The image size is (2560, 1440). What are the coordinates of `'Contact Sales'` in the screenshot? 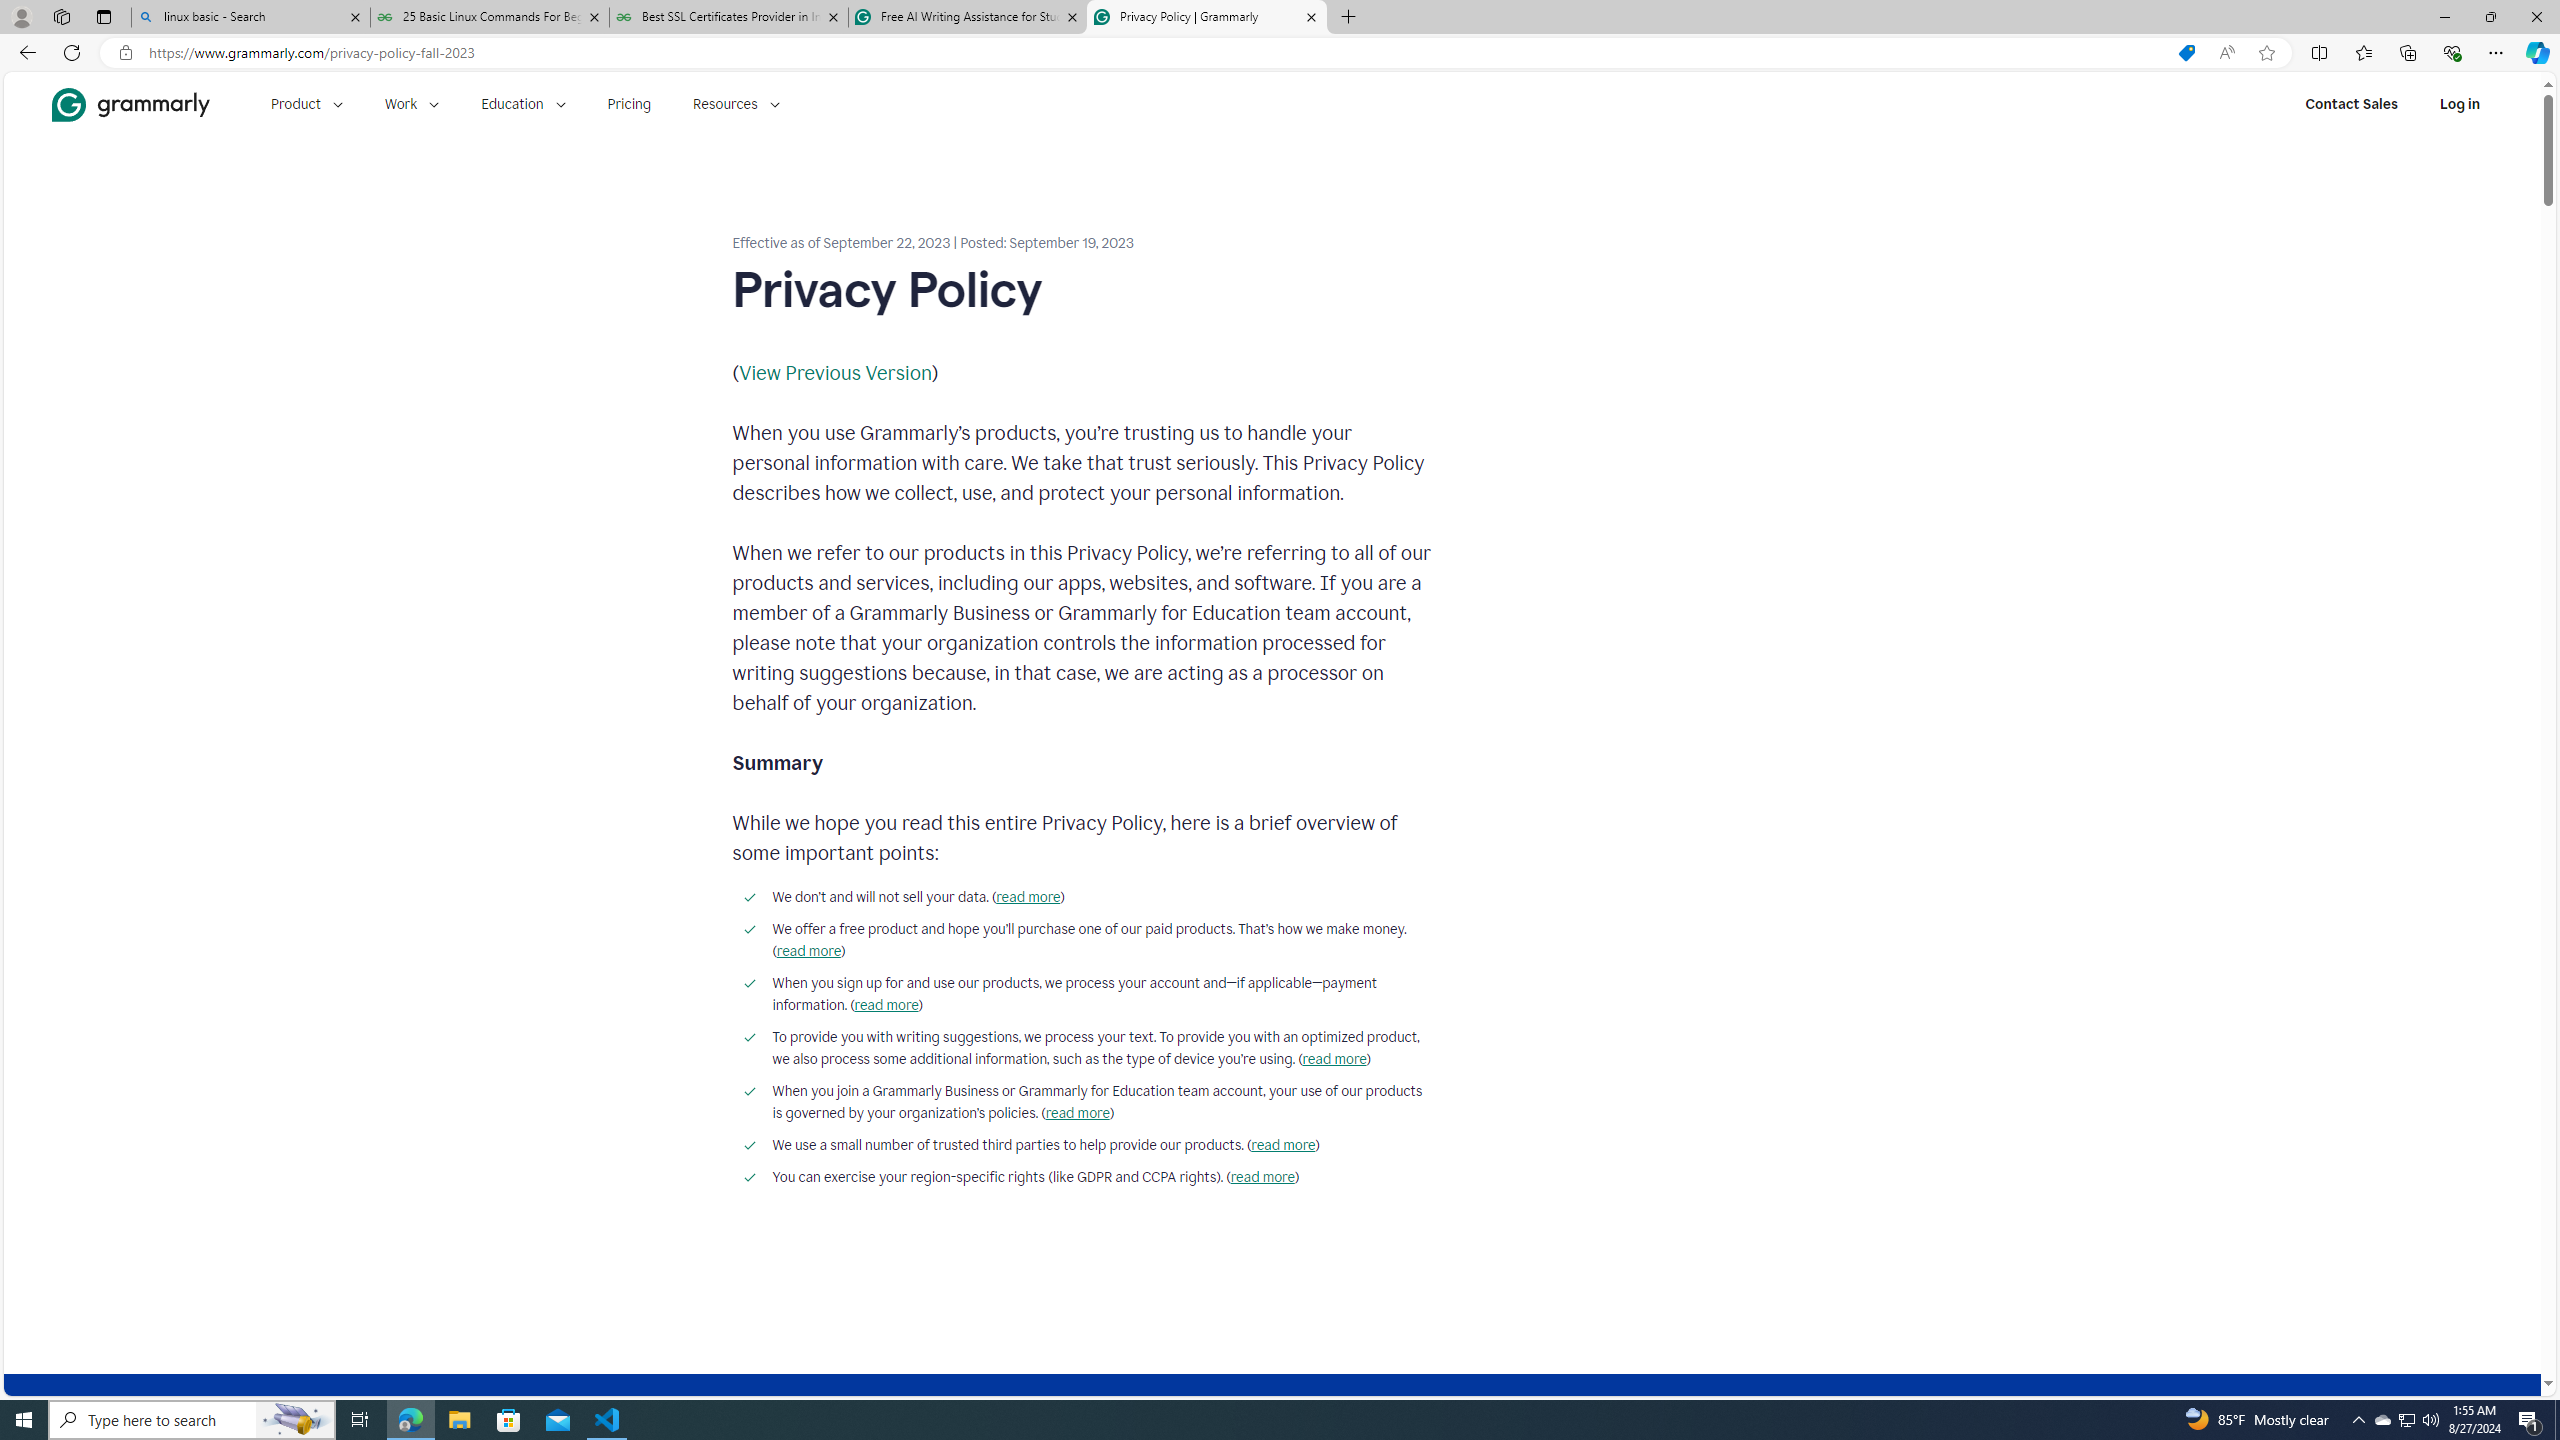 It's located at (2351, 103).